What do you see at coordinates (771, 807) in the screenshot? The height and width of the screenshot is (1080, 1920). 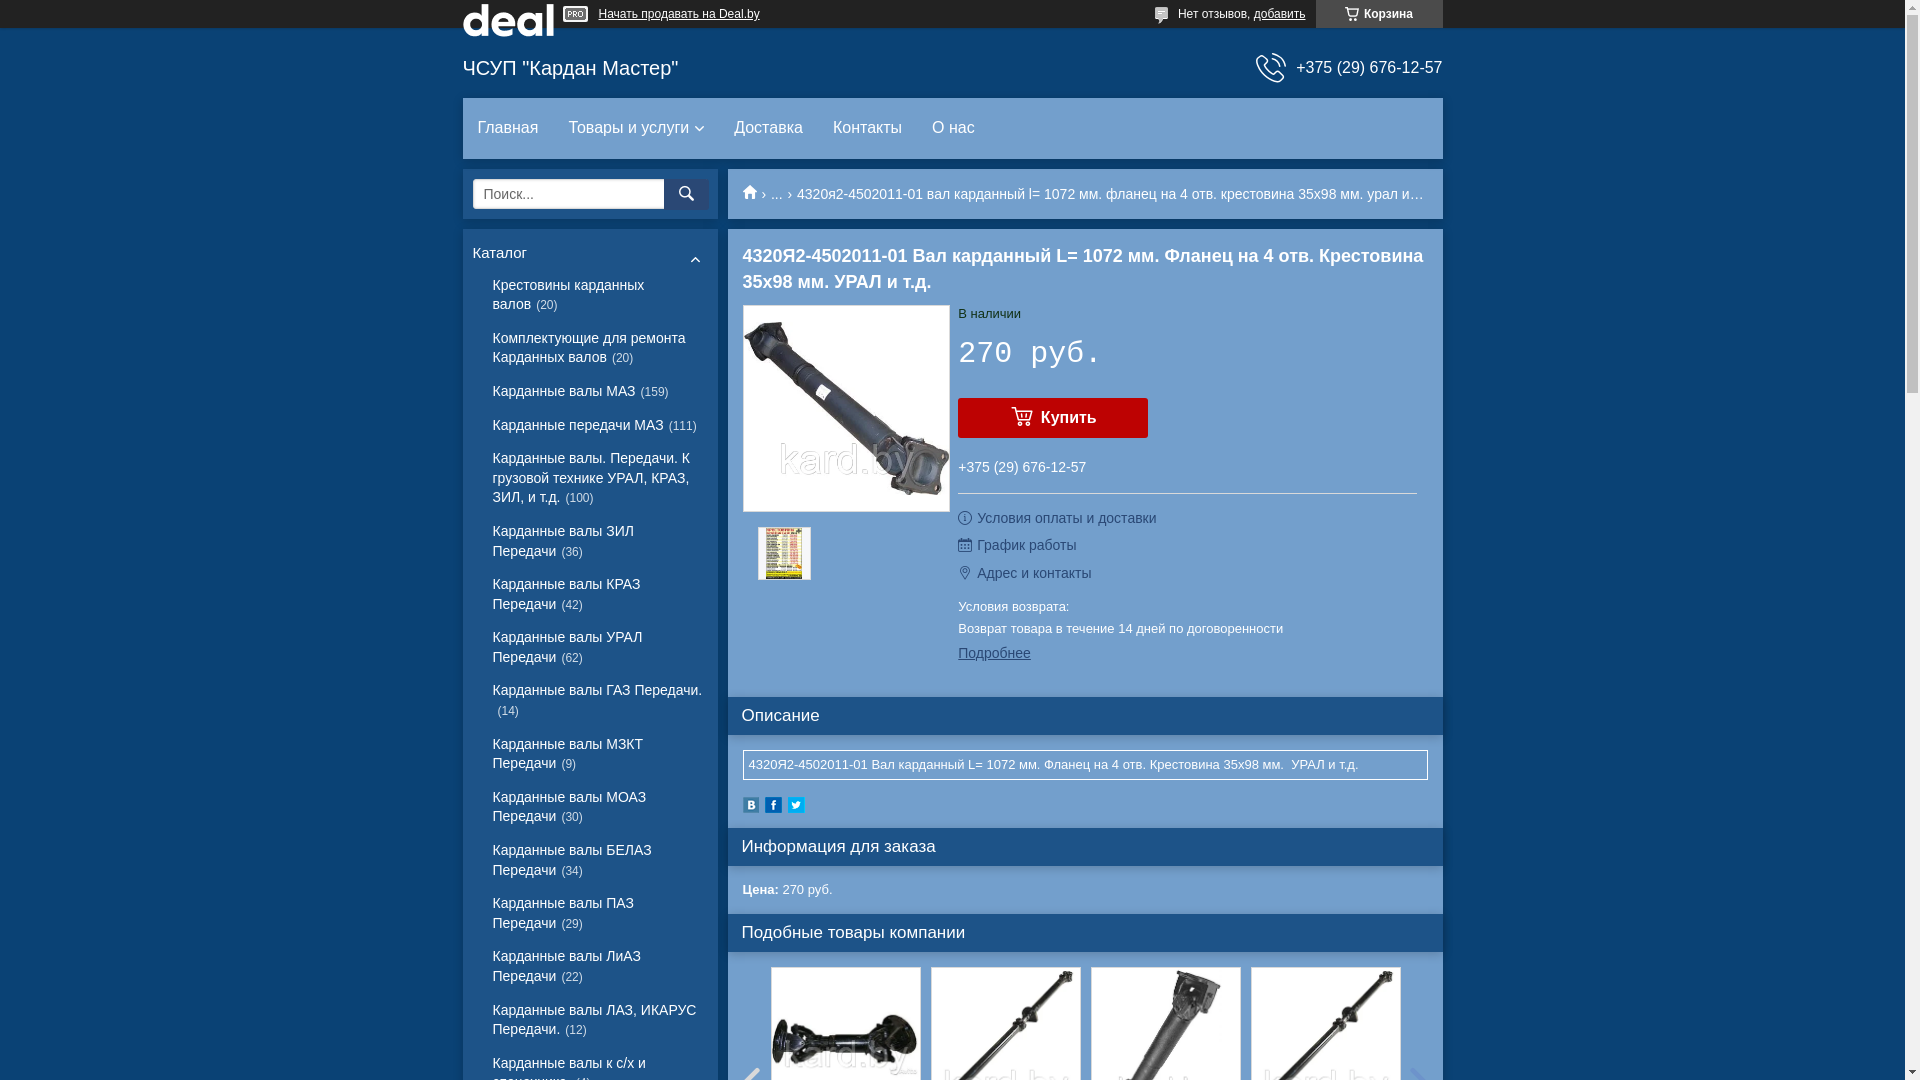 I see `'facebook'` at bounding box center [771, 807].